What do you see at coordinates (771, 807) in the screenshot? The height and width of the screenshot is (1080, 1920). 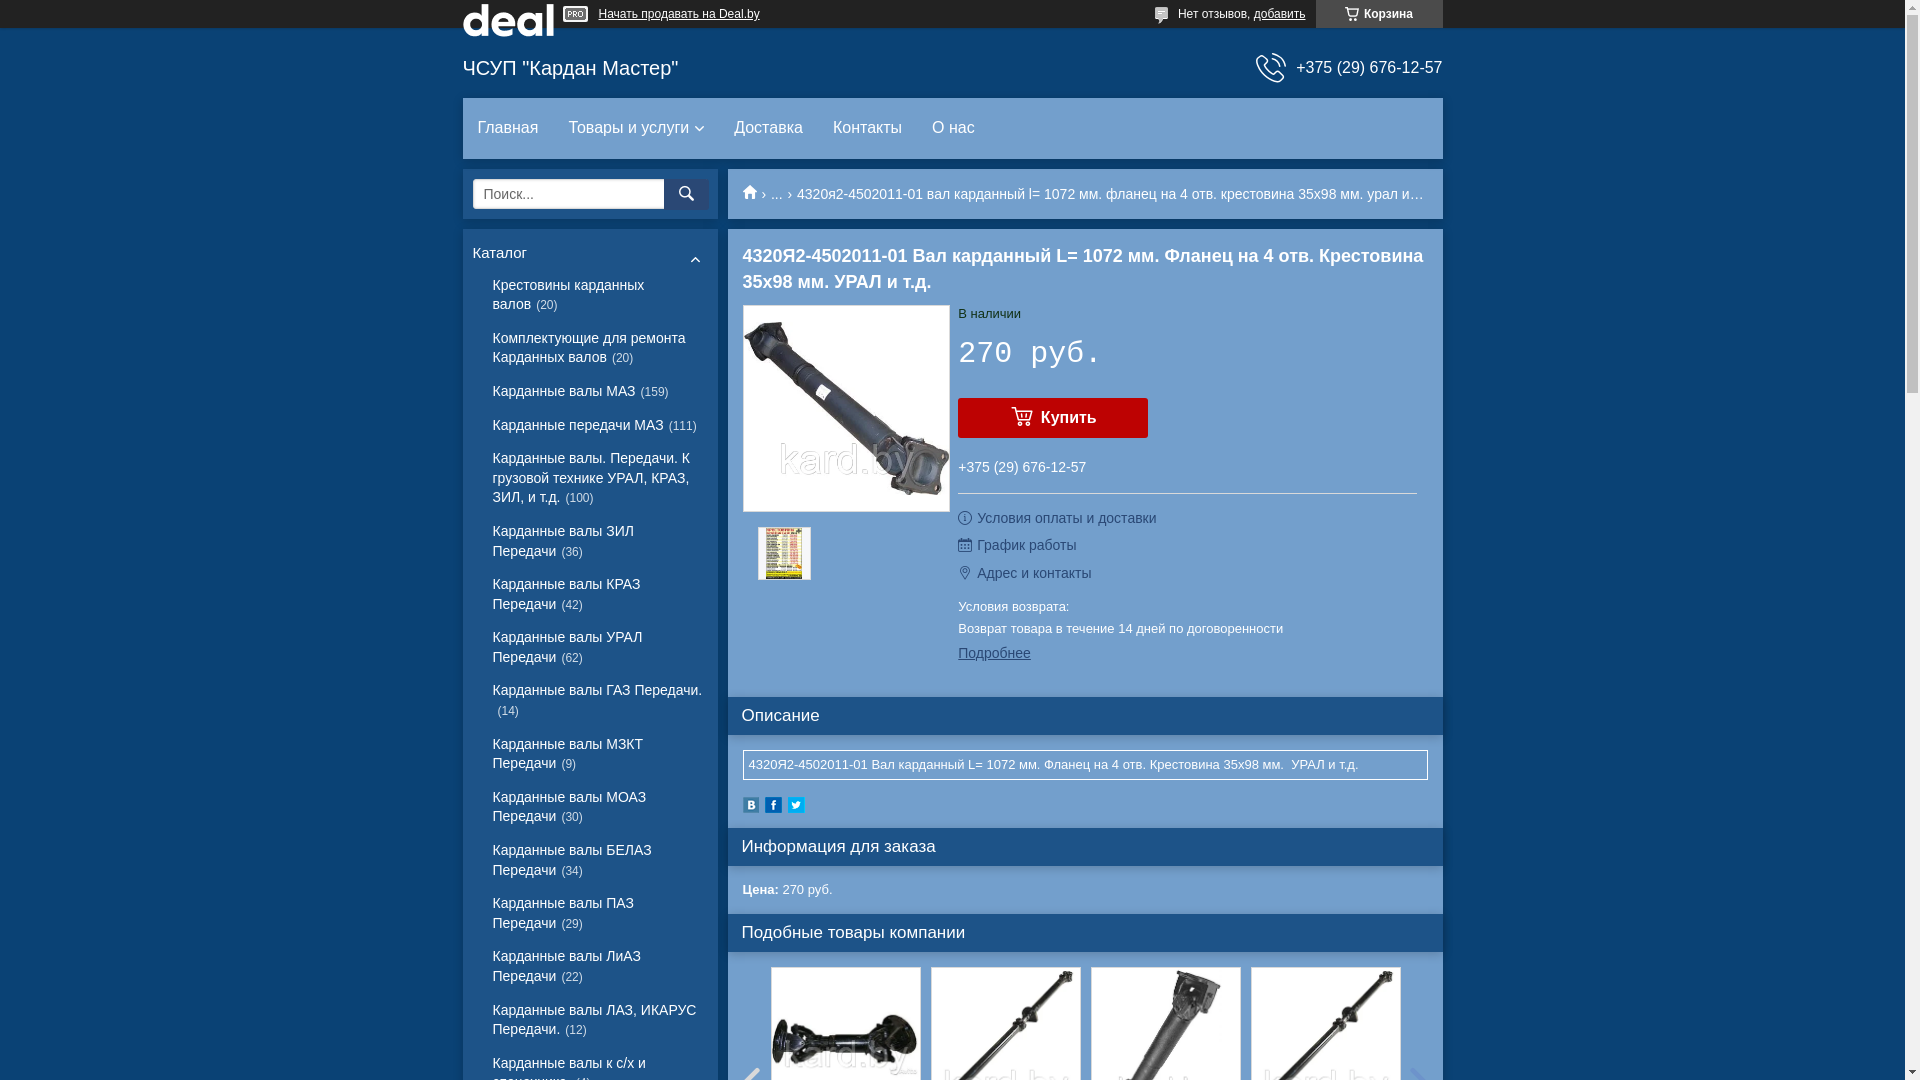 I see `'facebook'` at bounding box center [771, 807].